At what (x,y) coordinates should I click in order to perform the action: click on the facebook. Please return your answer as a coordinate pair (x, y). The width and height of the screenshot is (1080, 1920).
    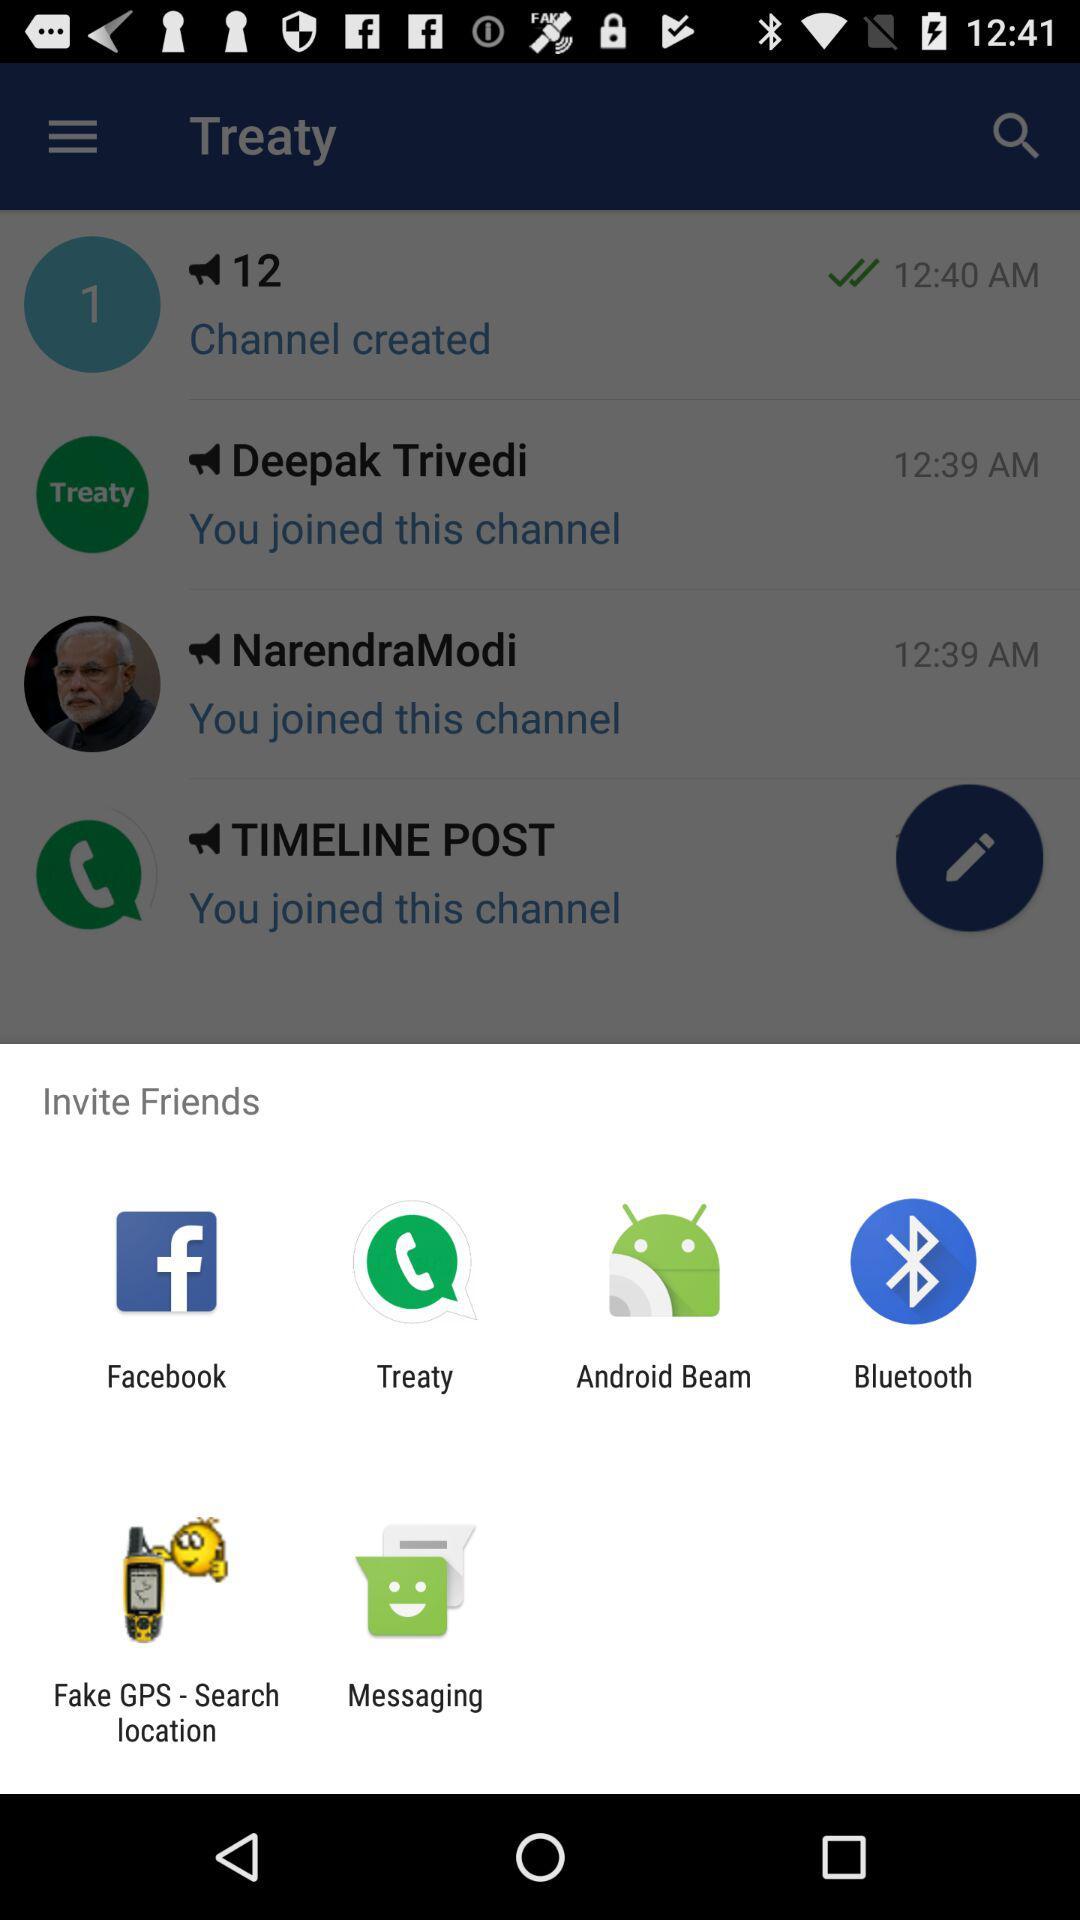
    Looking at the image, I should click on (165, 1392).